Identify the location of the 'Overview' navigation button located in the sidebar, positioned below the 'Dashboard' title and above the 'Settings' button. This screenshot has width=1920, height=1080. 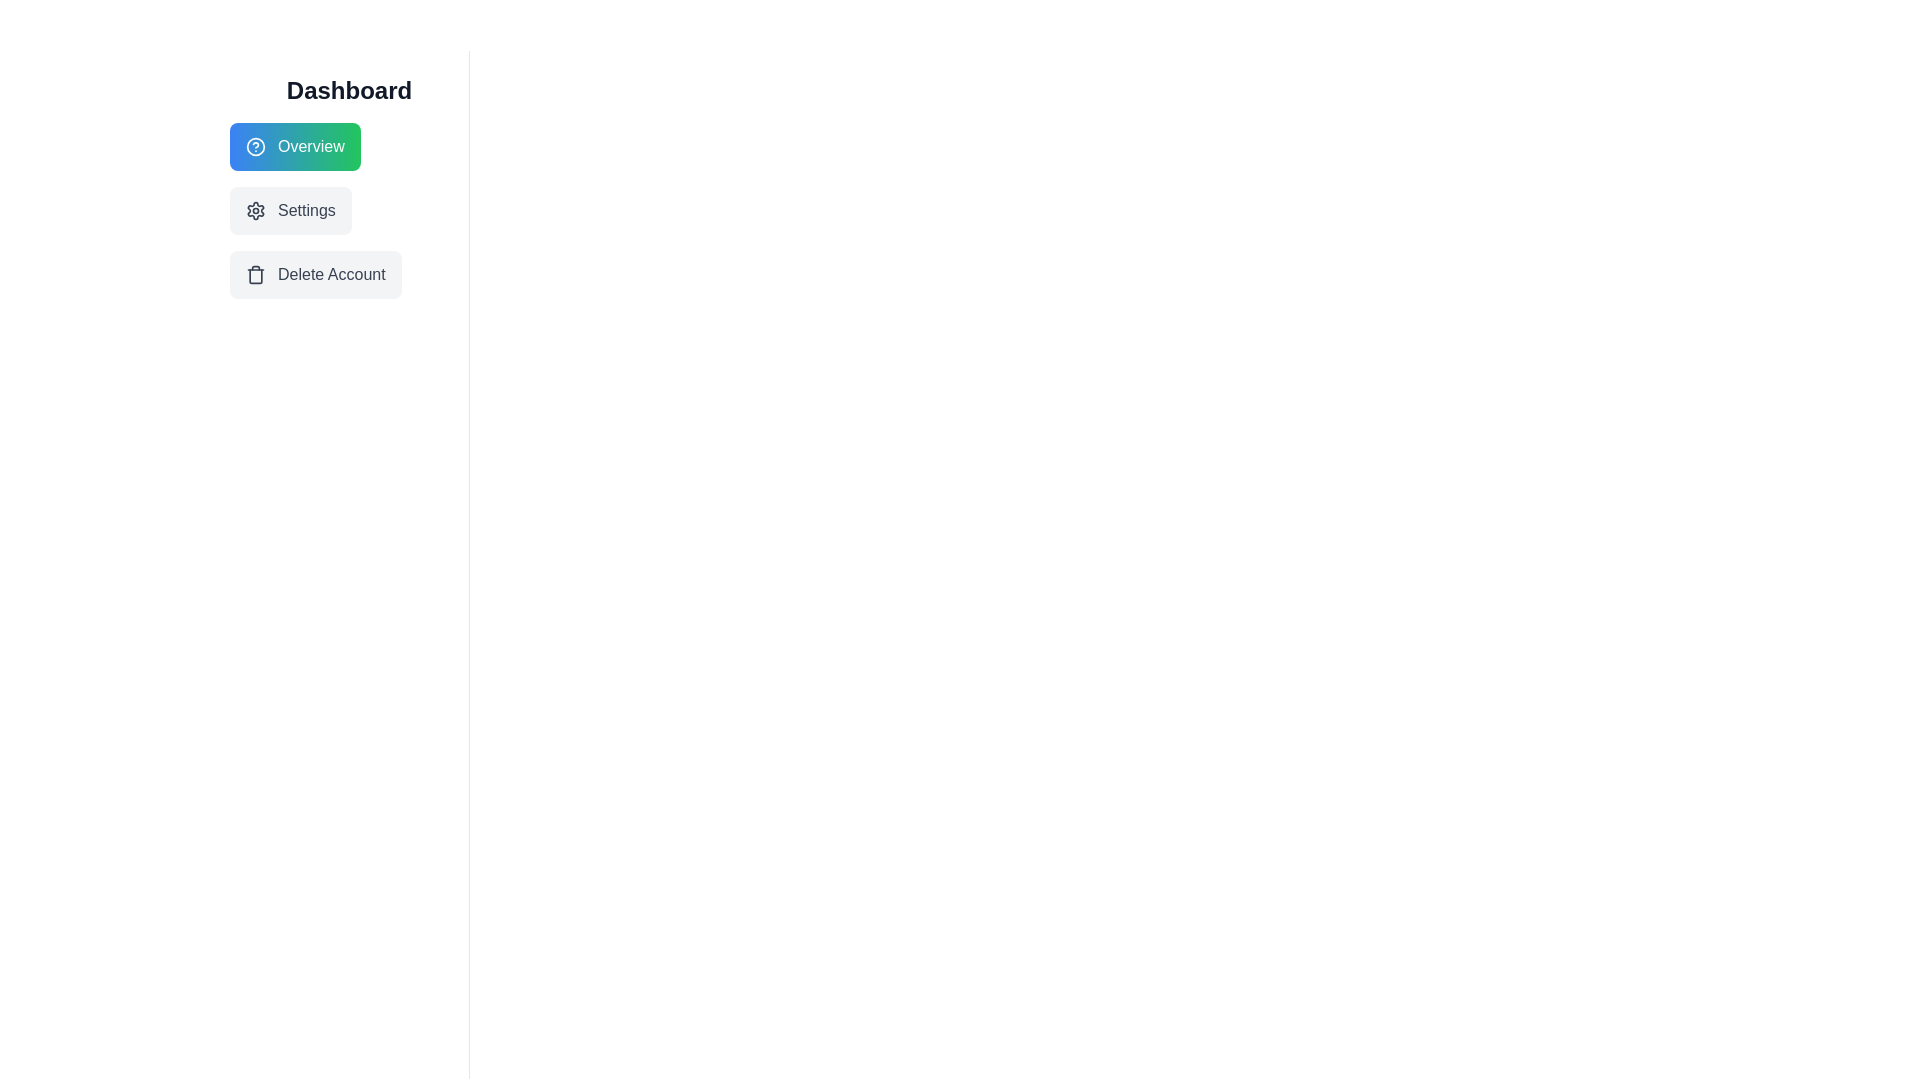
(294, 145).